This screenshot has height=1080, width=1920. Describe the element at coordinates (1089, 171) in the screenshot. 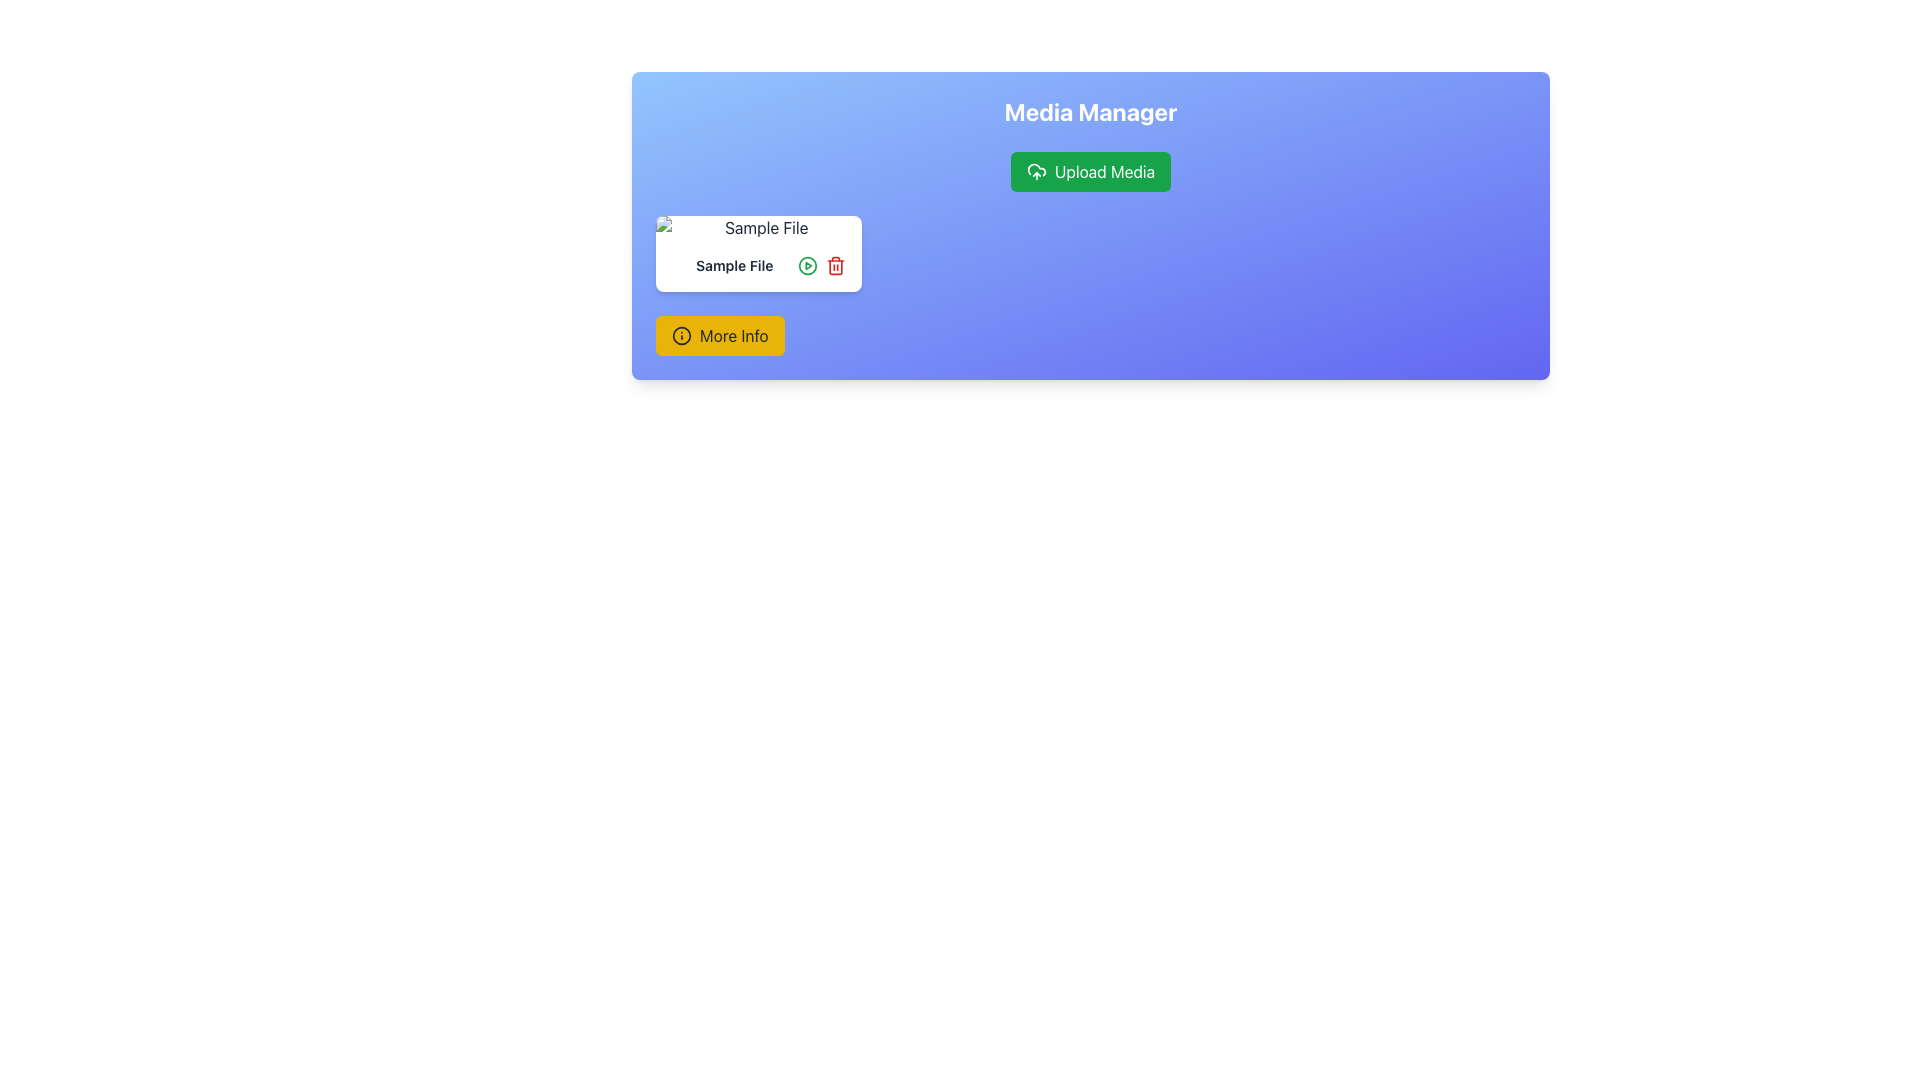

I see `the green 'Upload Media' button with rounded corners, located below the 'Media Manager' title, to initiate an upload action` at that location.